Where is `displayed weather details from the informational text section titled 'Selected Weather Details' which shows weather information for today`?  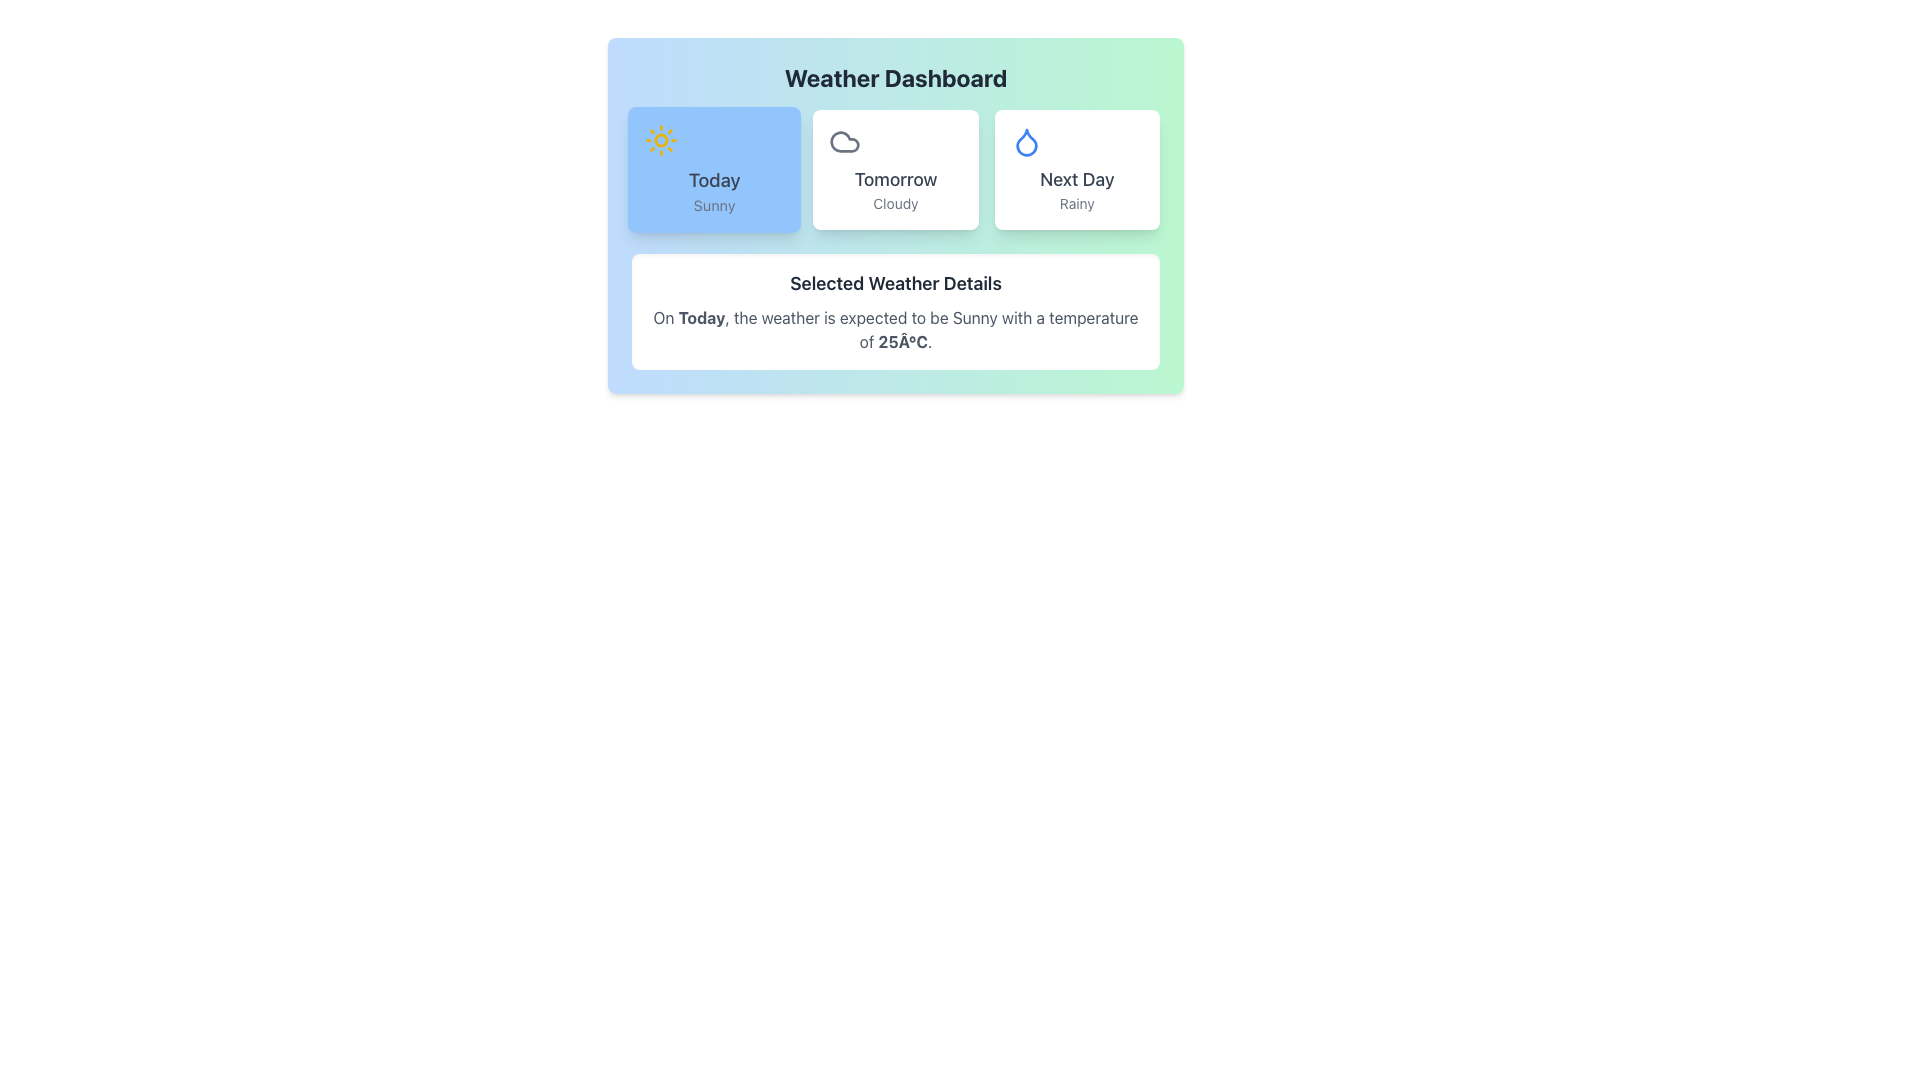
displayed weather details from the informational text section titled 'Selected Weather Details' which shows weather information for today is located at coordinates (895, 312).